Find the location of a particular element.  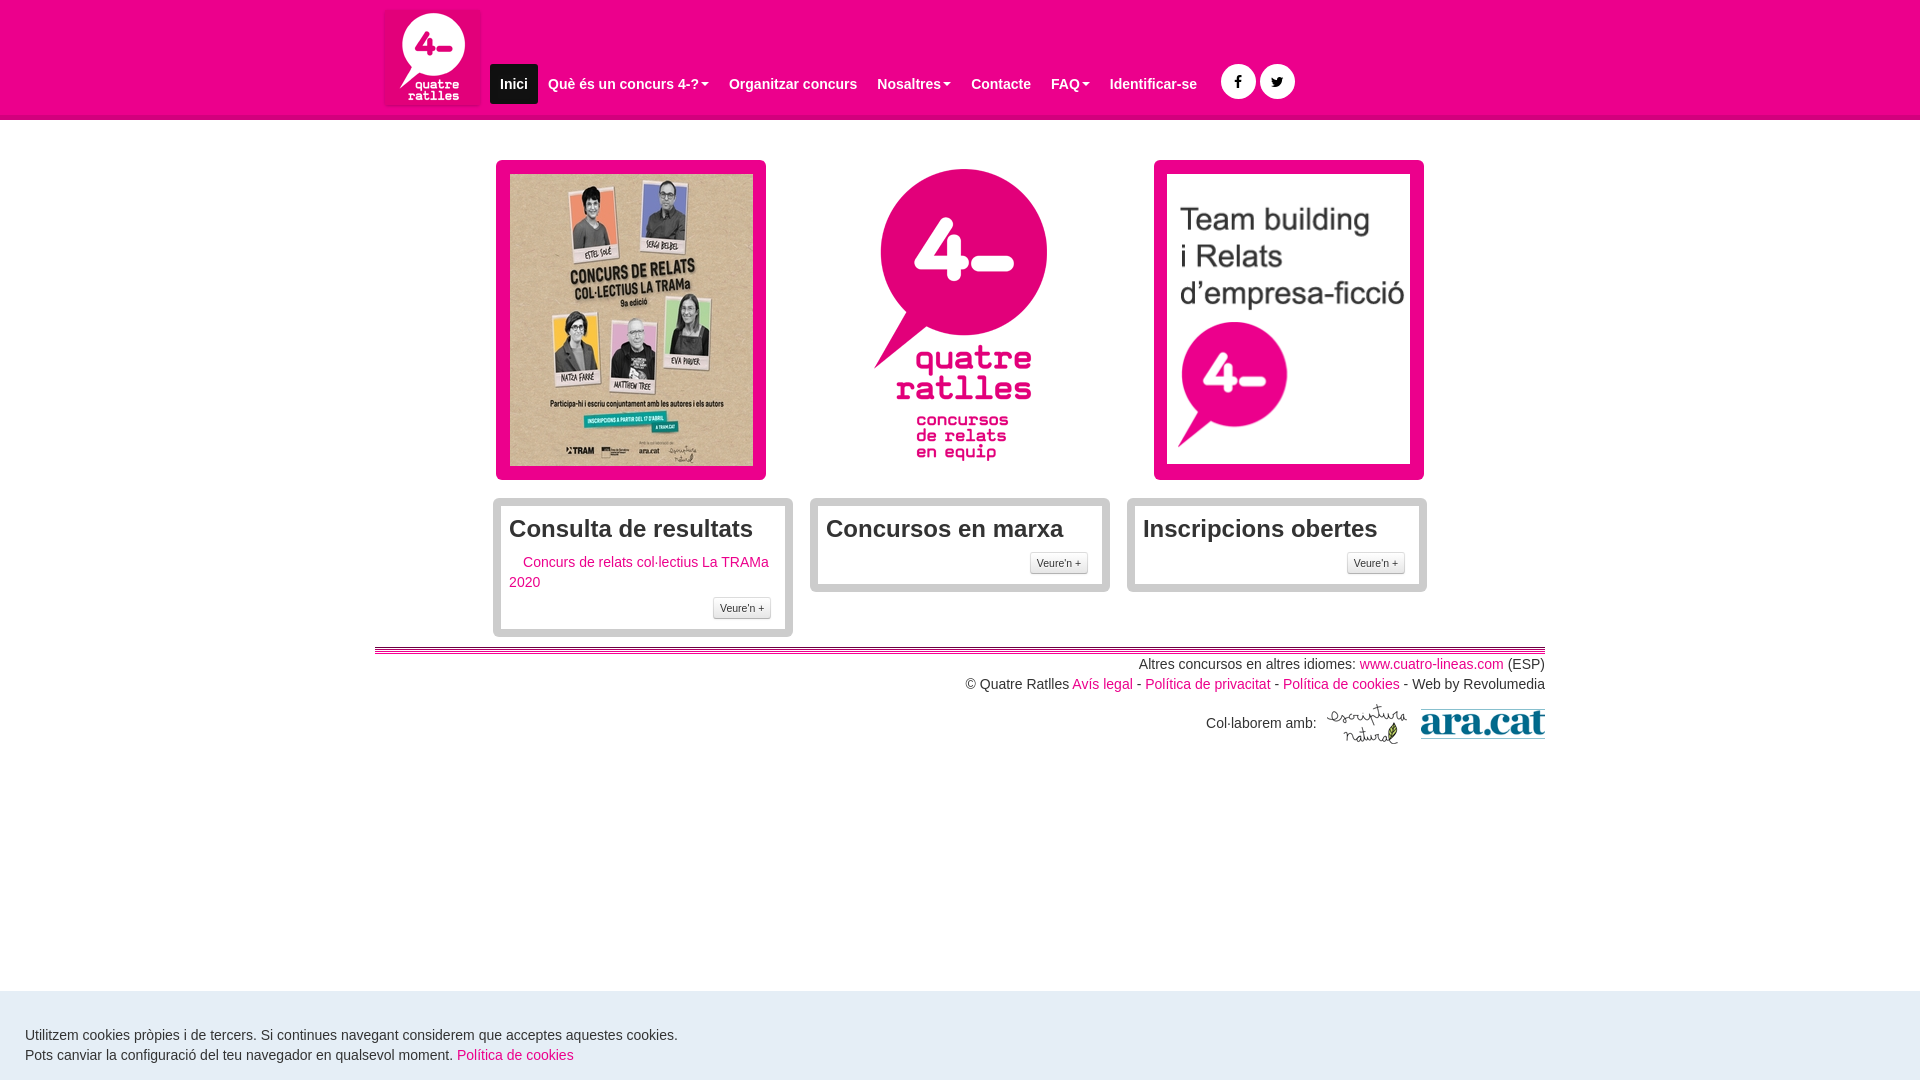

'Organitzar concurs' is located at coordinates (791, 83).